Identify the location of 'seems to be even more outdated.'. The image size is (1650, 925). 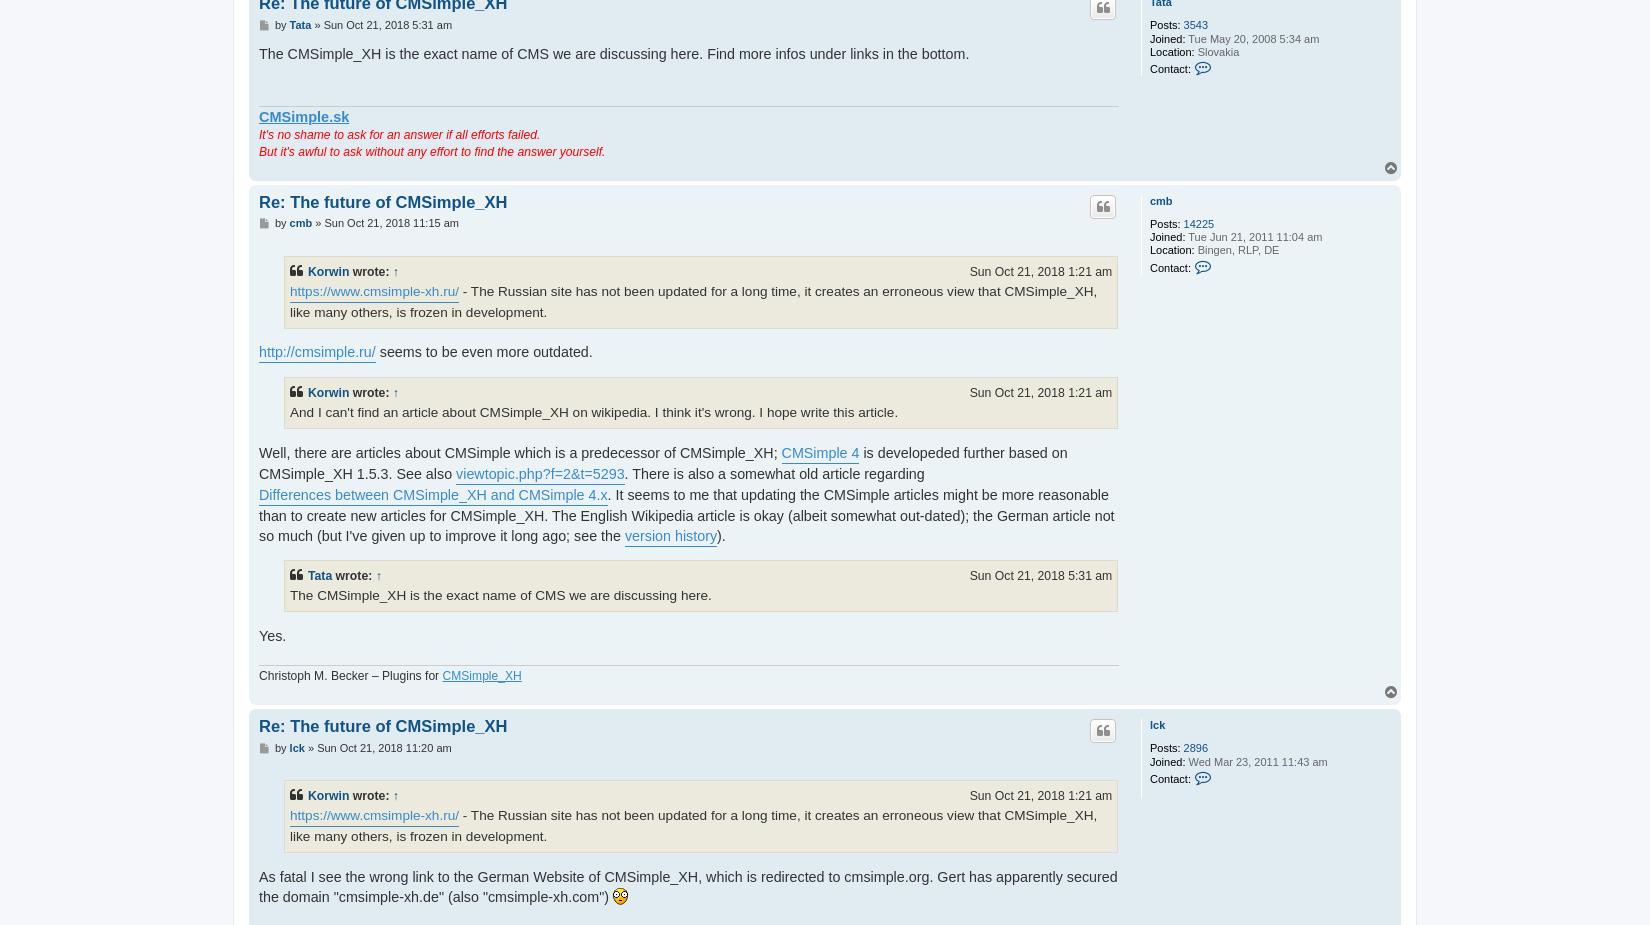
(482, 350).